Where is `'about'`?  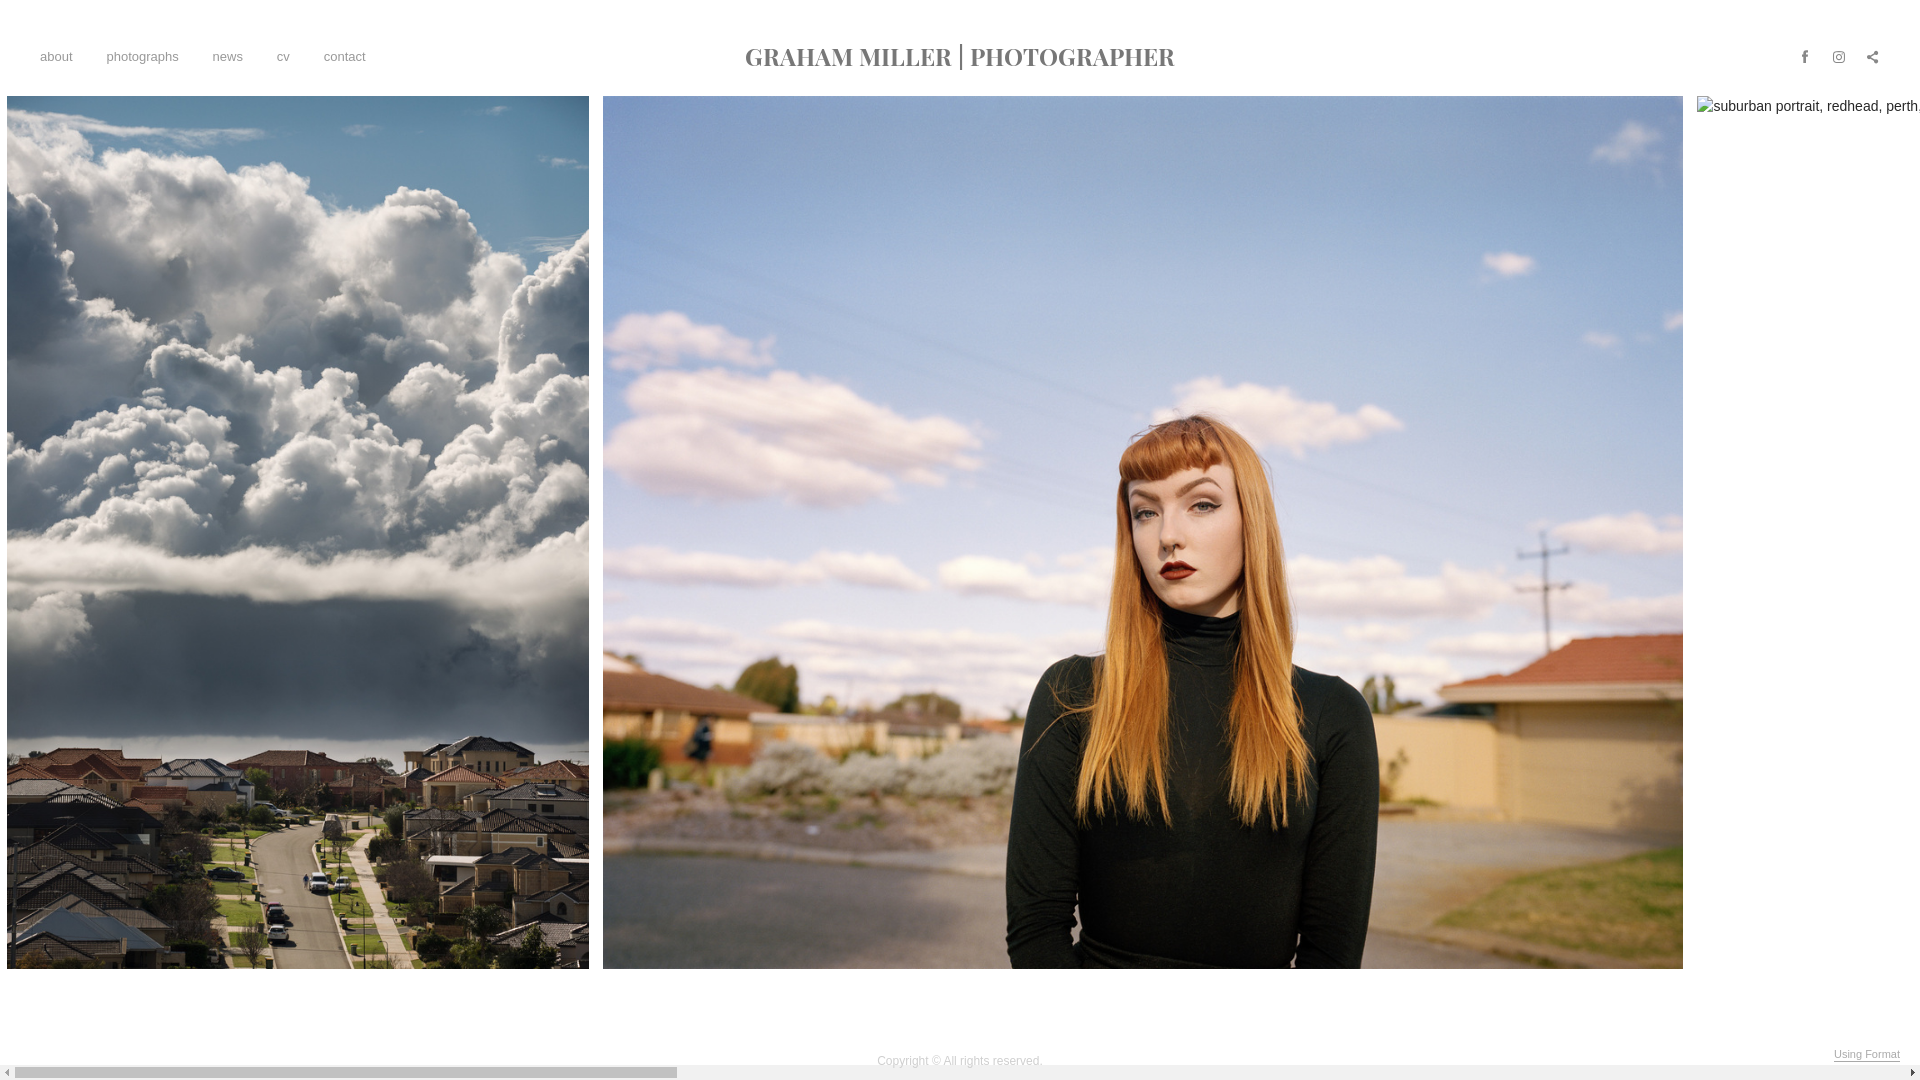
'about' is located at coordinates (56, 55).